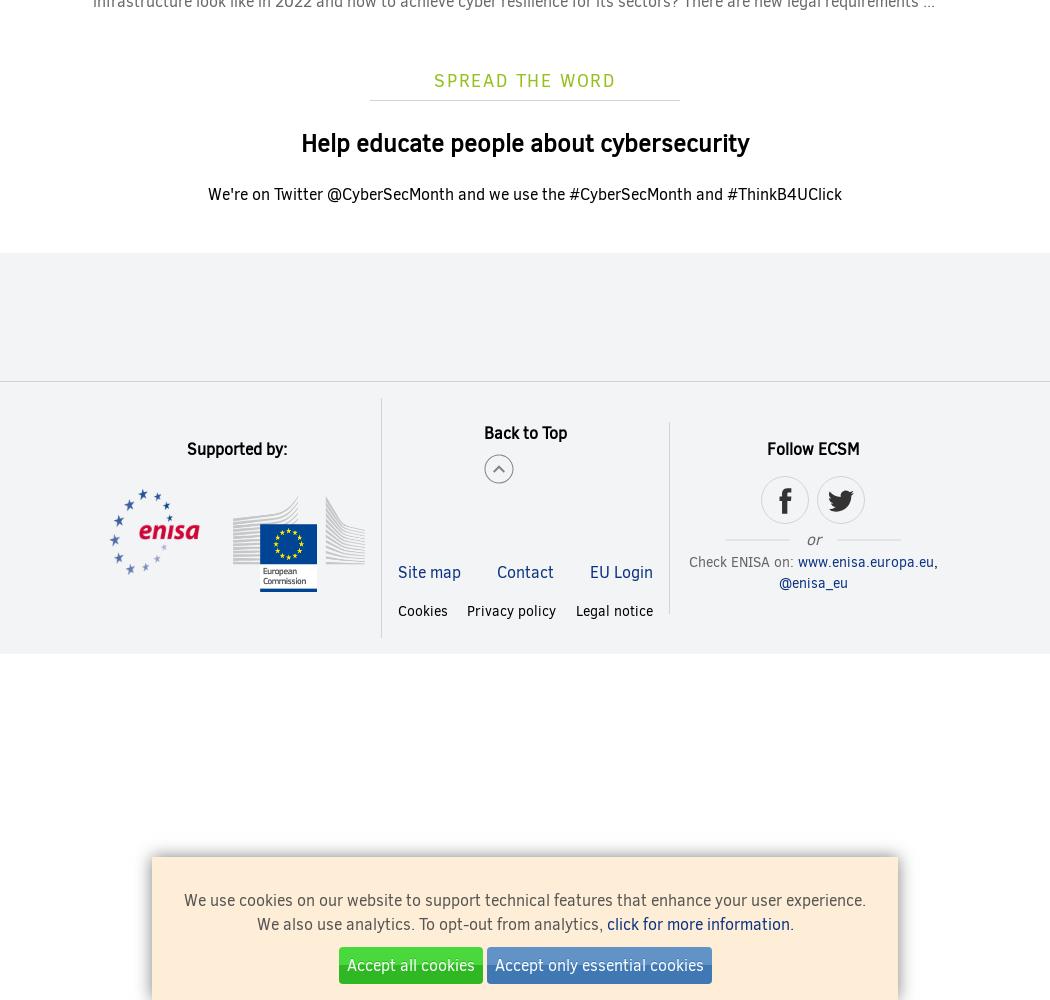 The image size is (1050, 1000). Describe the element at coordinates (495, 570) in the screenshot. I see `'Contact'` at that location.